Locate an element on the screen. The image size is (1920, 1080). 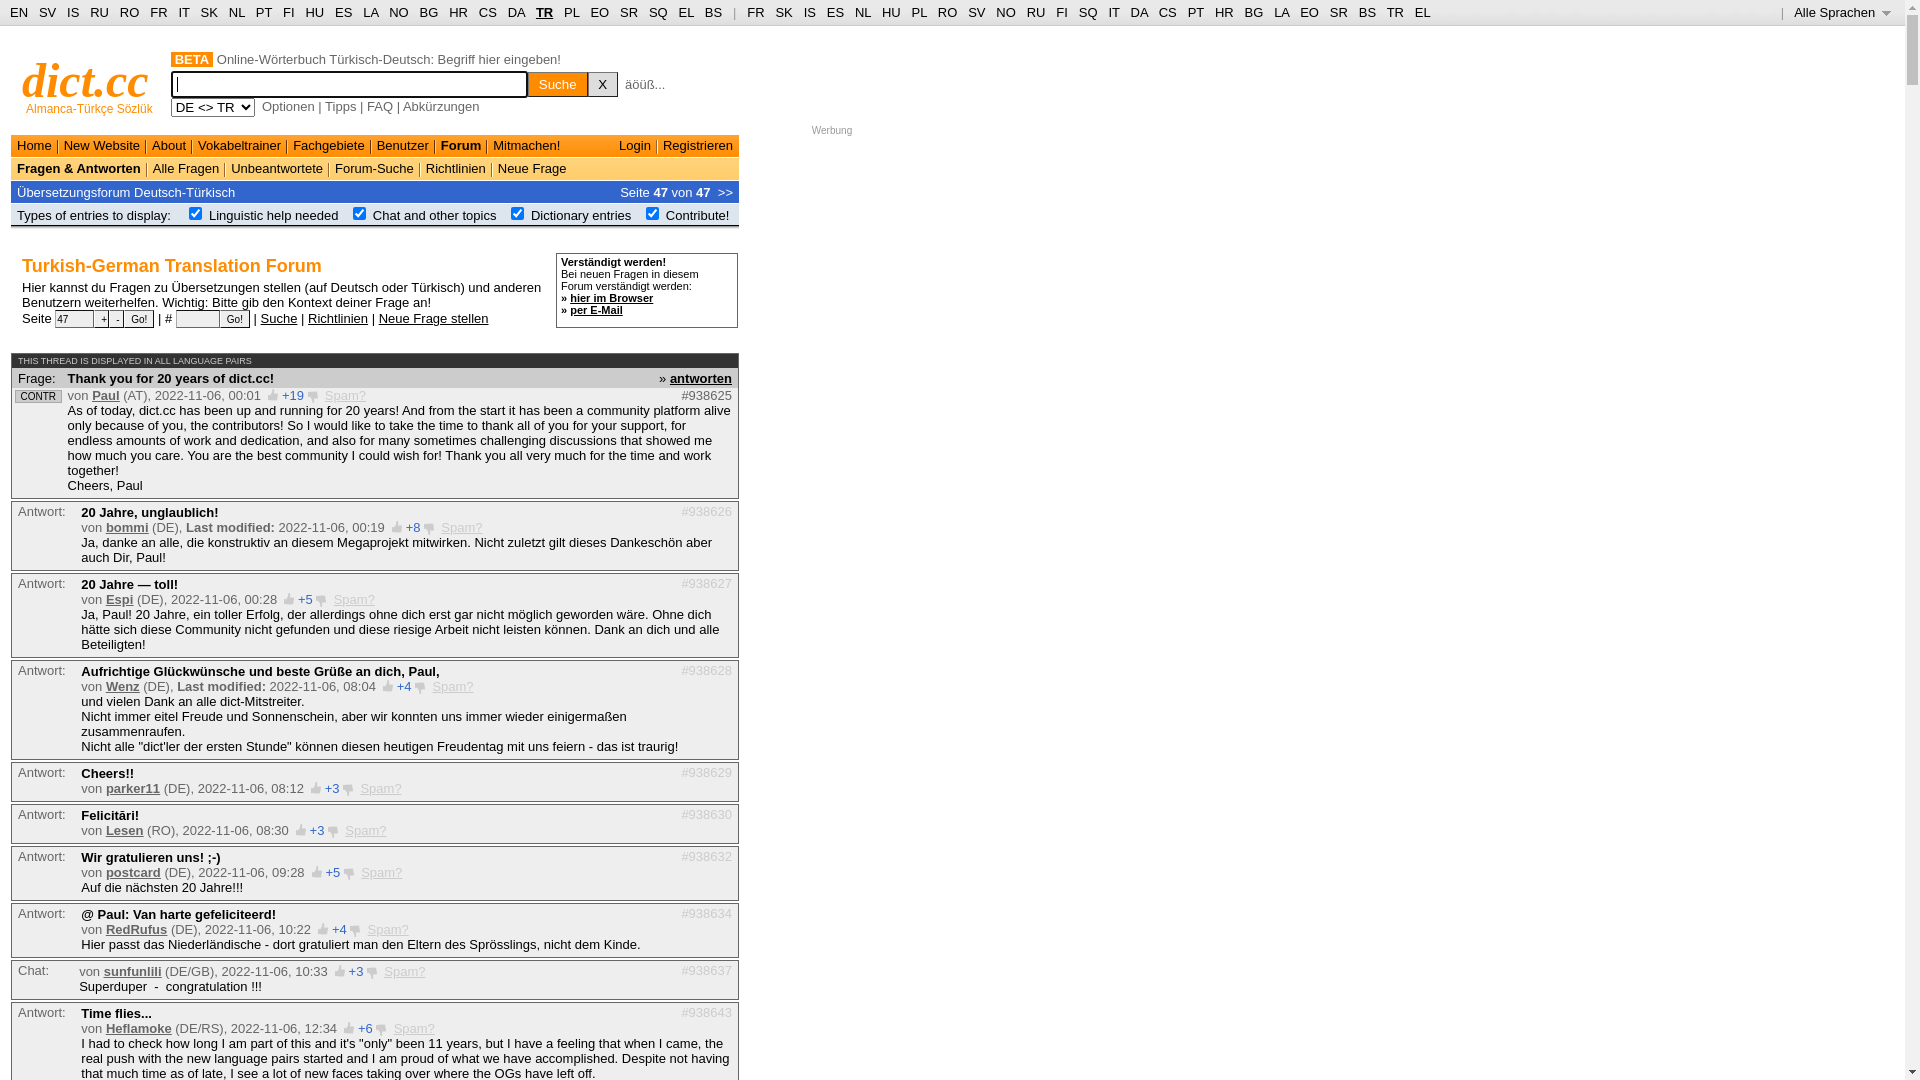
'Suche' is located at coordinates (557, 83).